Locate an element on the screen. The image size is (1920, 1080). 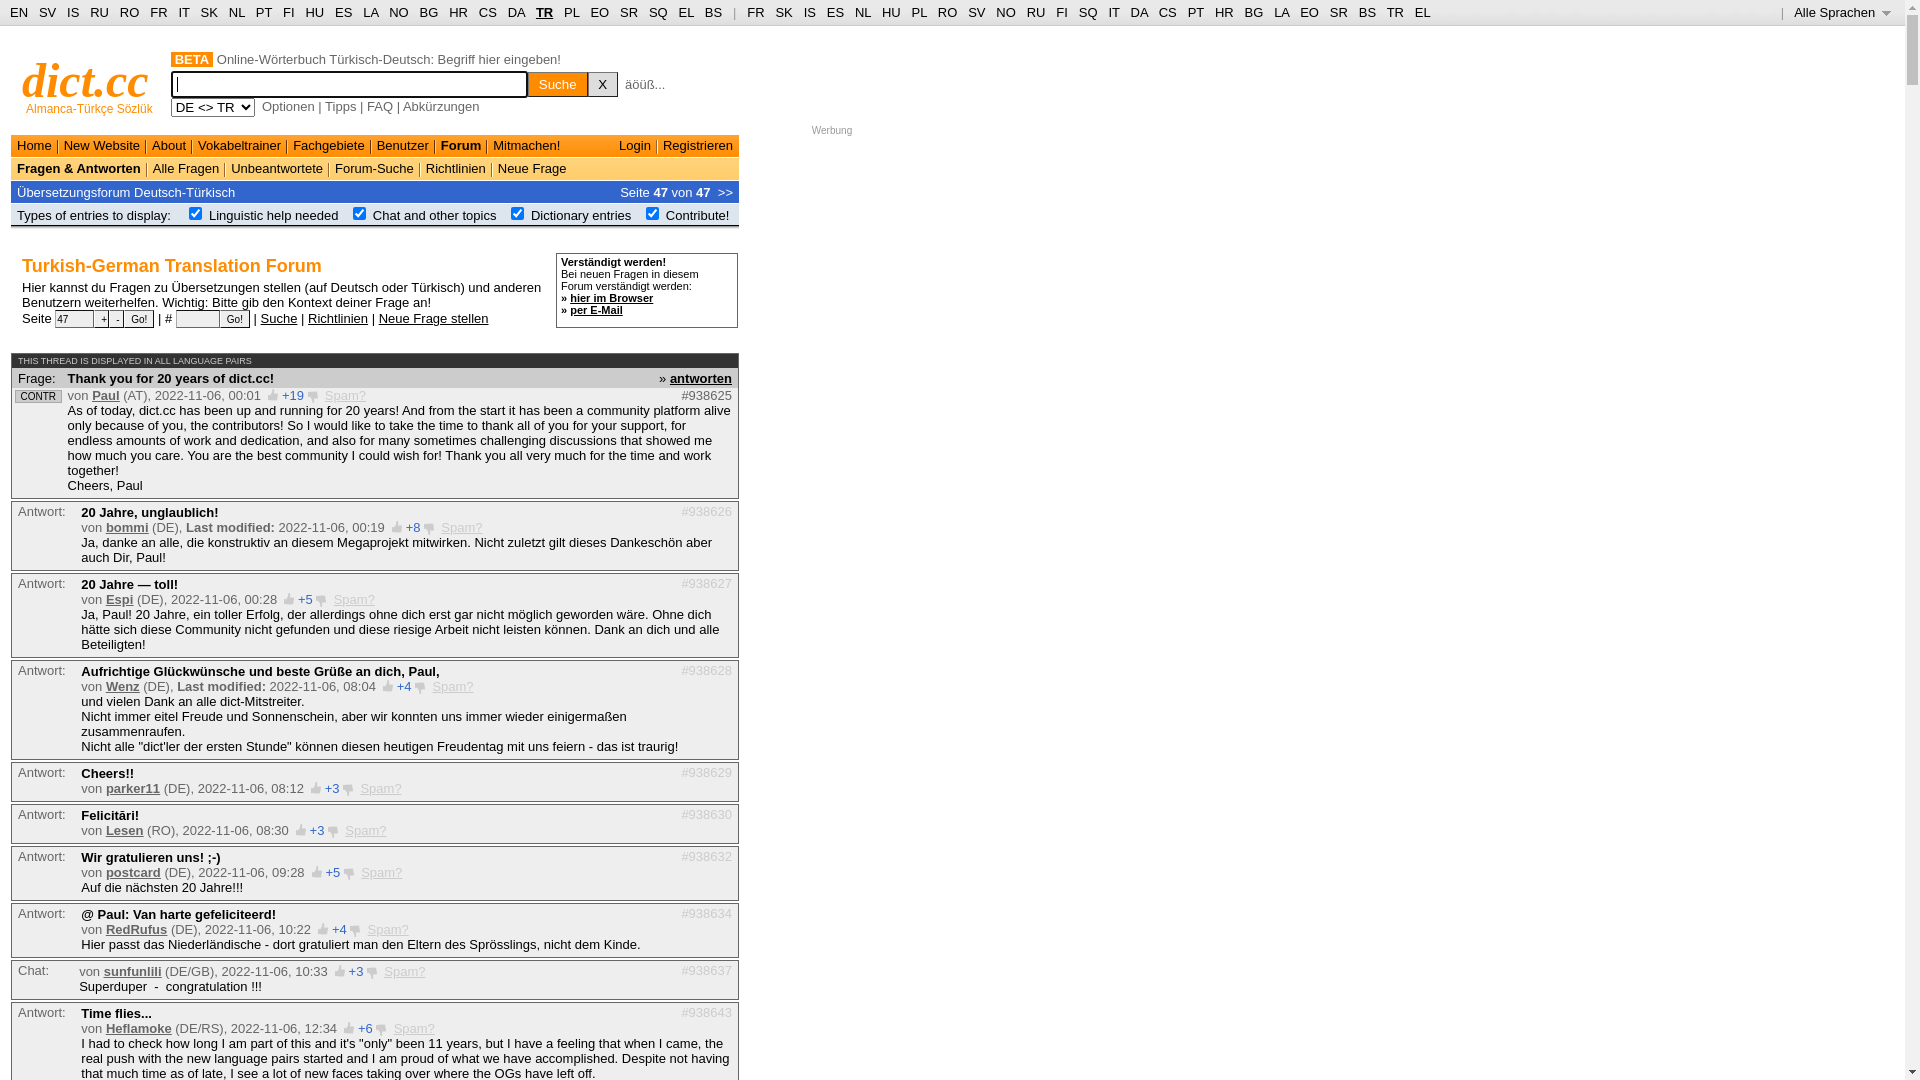
'Suche' is located at coordinates (557, 83).